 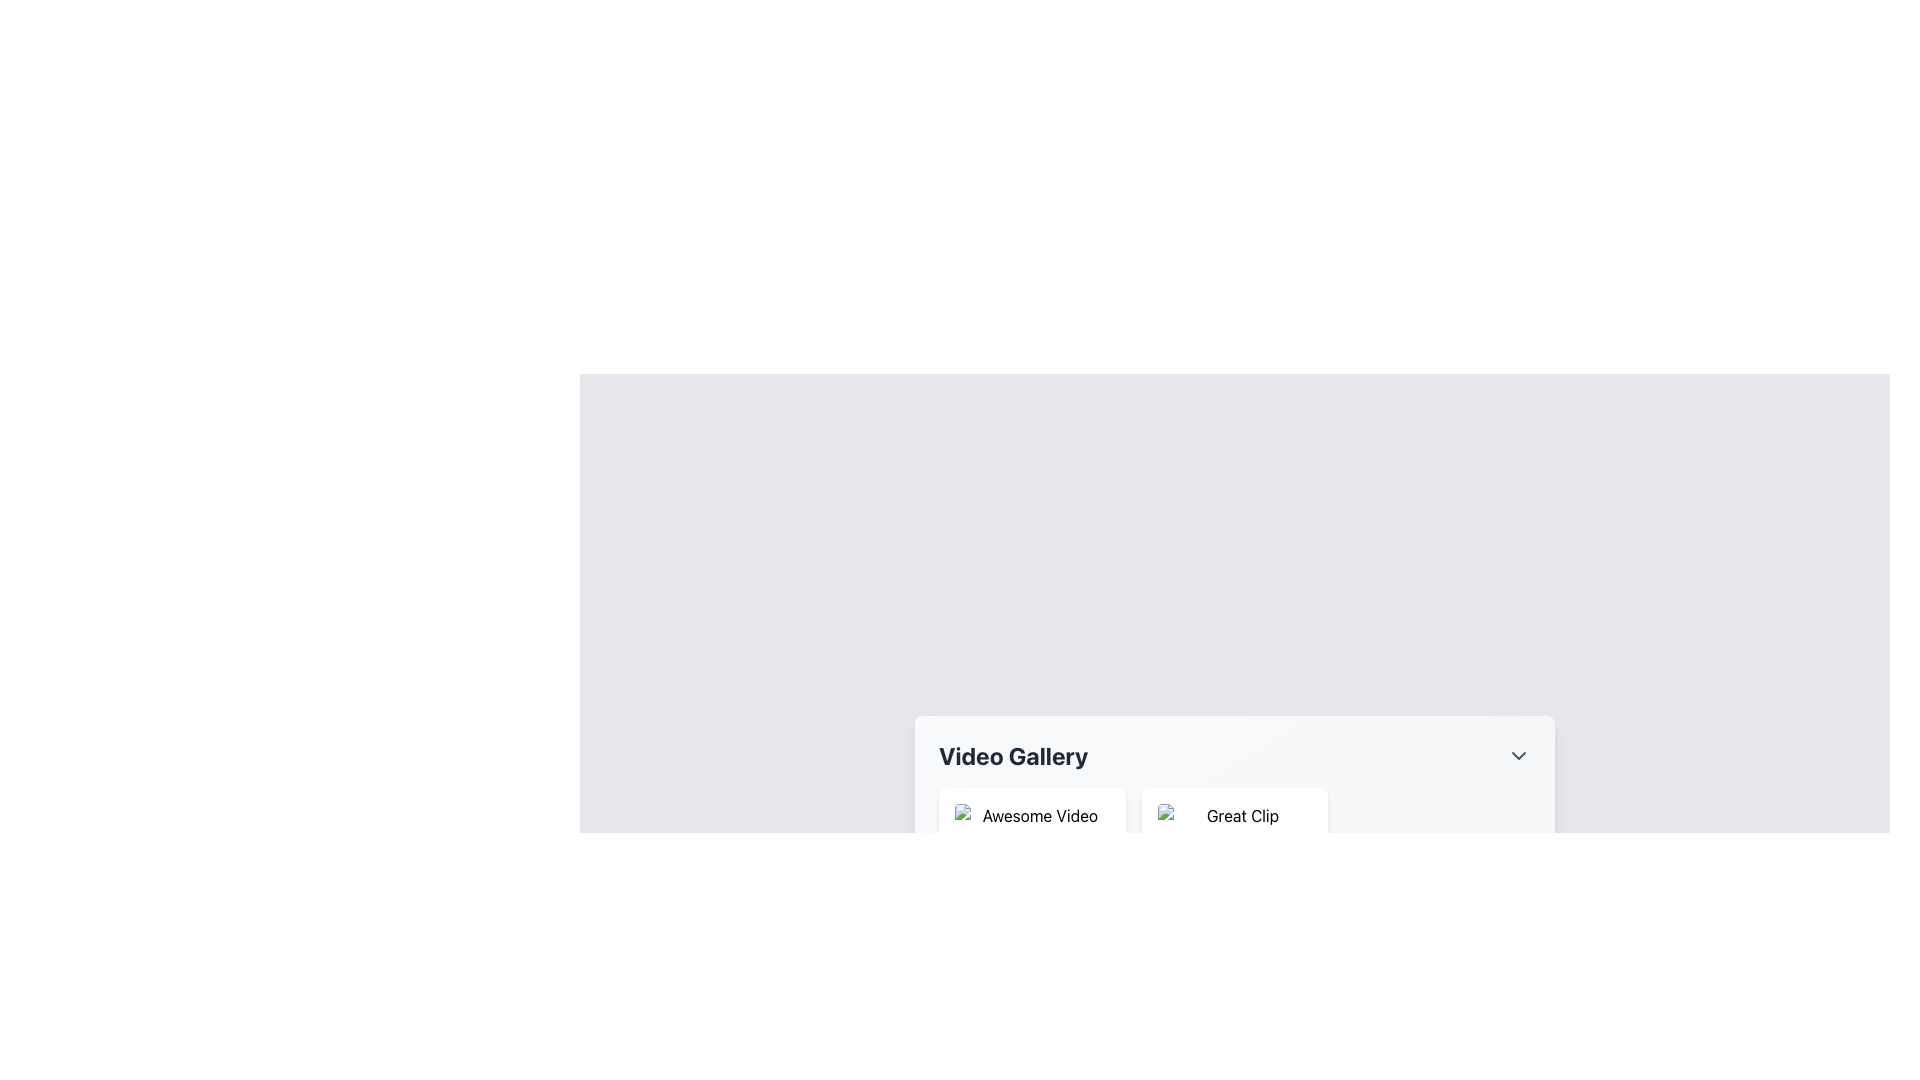 What do you see at coordinates (1013, 756) in the screenshot?
I see `the bold textual heading 'Video Gallery' which is prominently displayed at the top left of its section` at bounding box center [1013, 756].